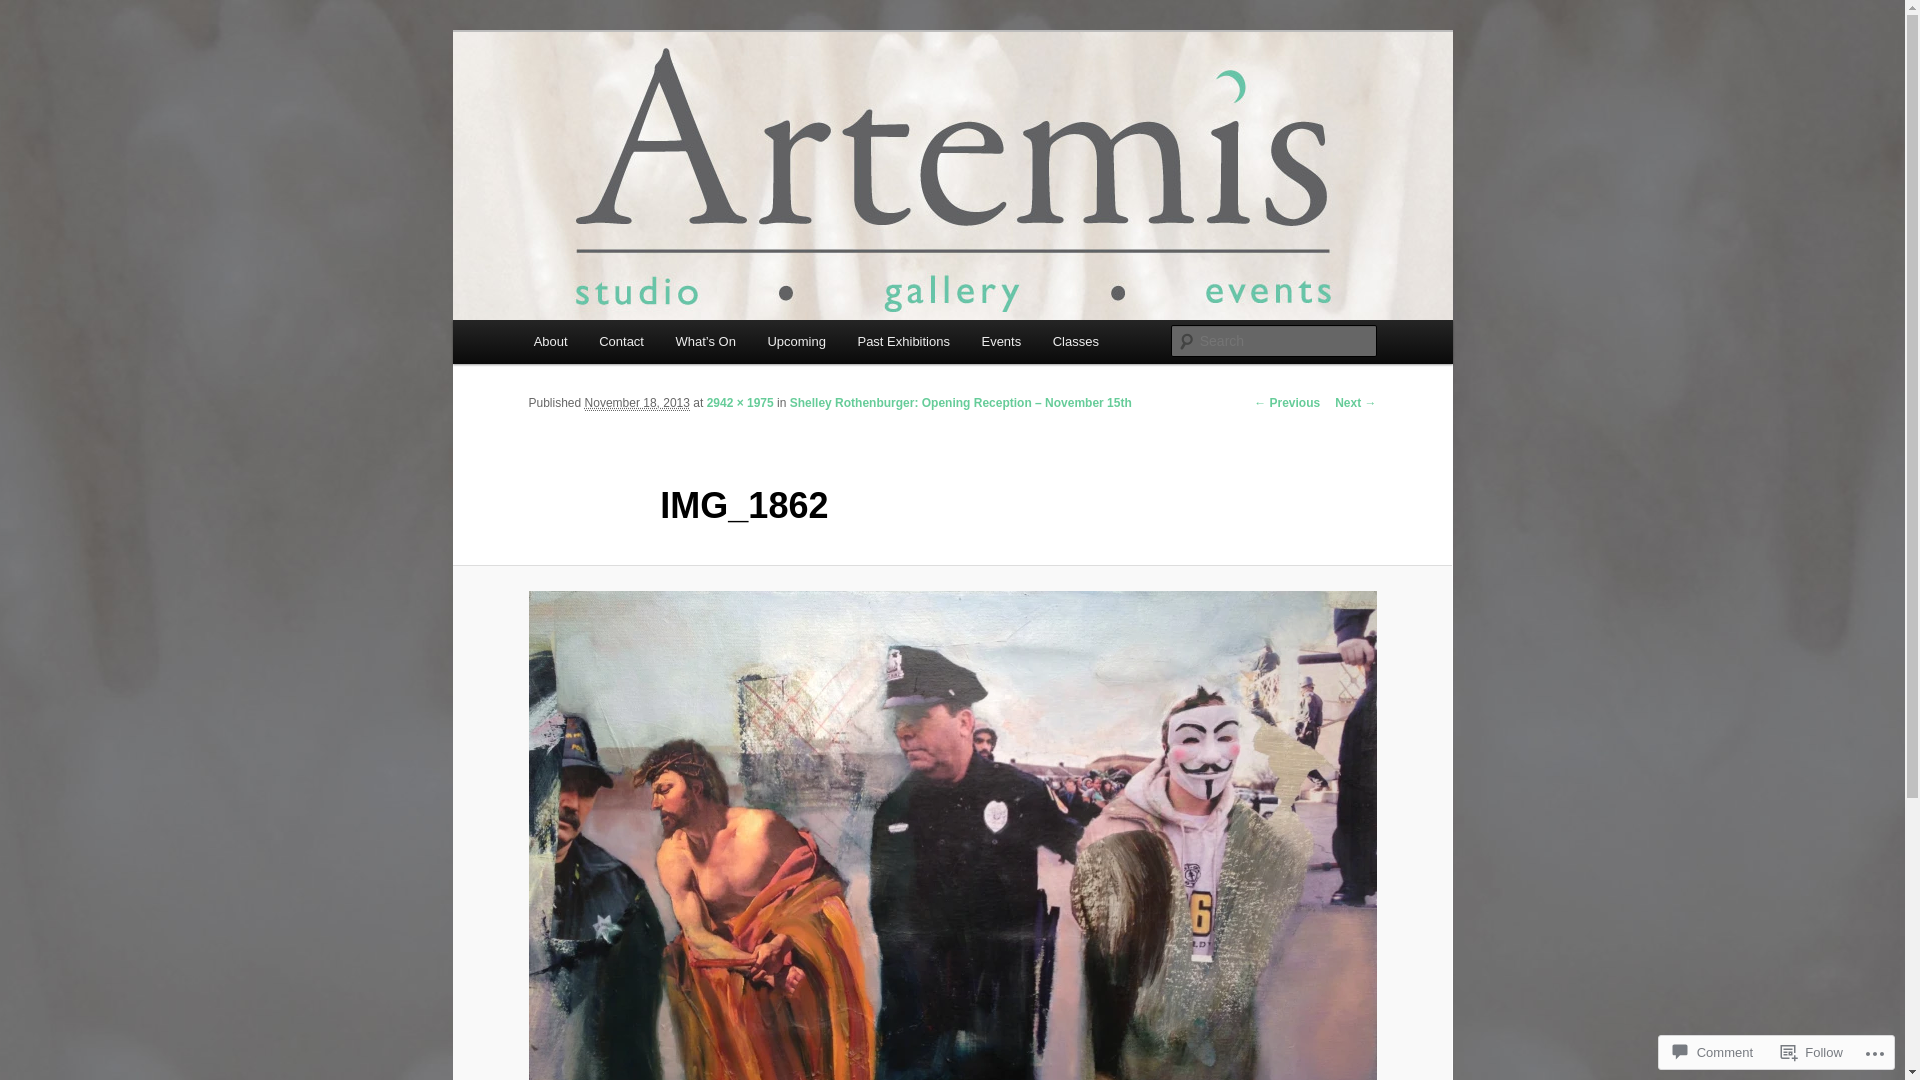 The image size is (1920, 1080). I want to click on 'Comment', so click(1712, 1051).